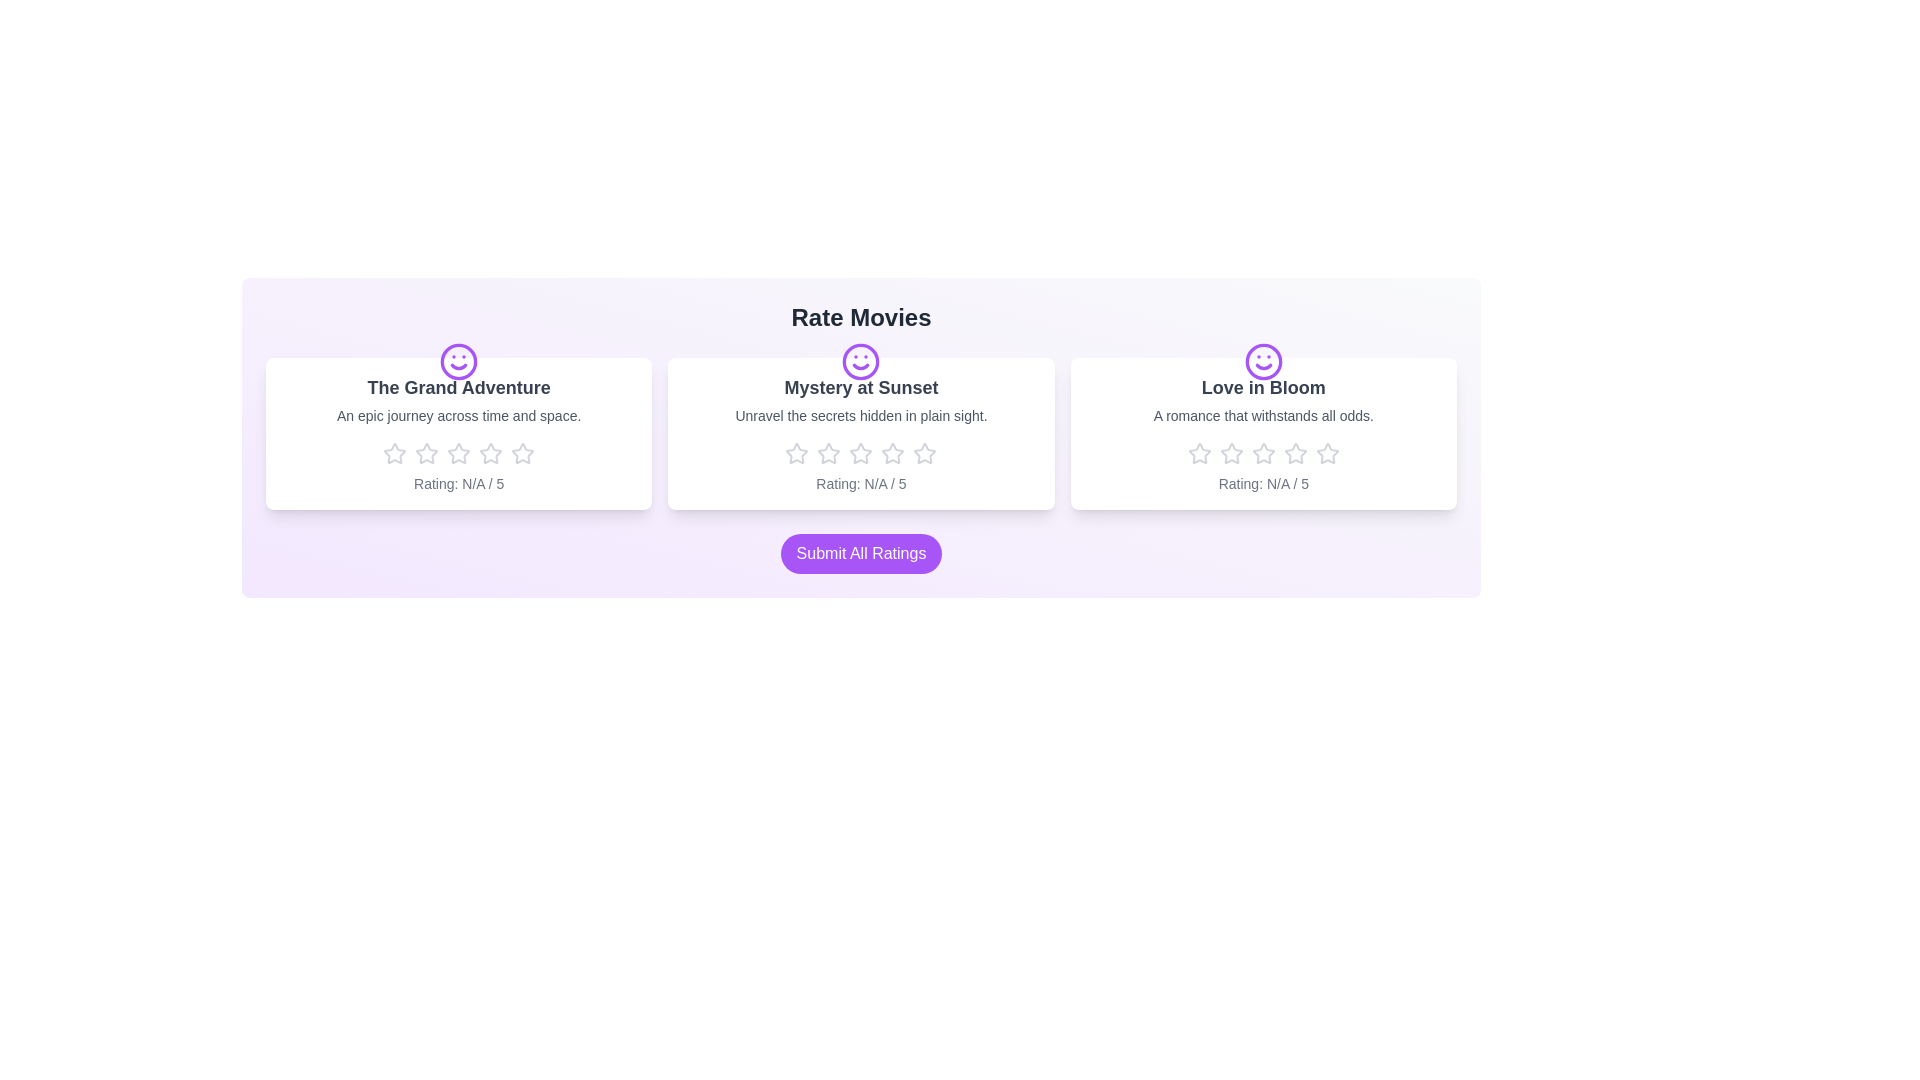  What do you see at coordinates (861, 554) in the screenshot?
I see `the 'Submit All Ratings' button to submit the ratings` at bounding box center [861, 554].